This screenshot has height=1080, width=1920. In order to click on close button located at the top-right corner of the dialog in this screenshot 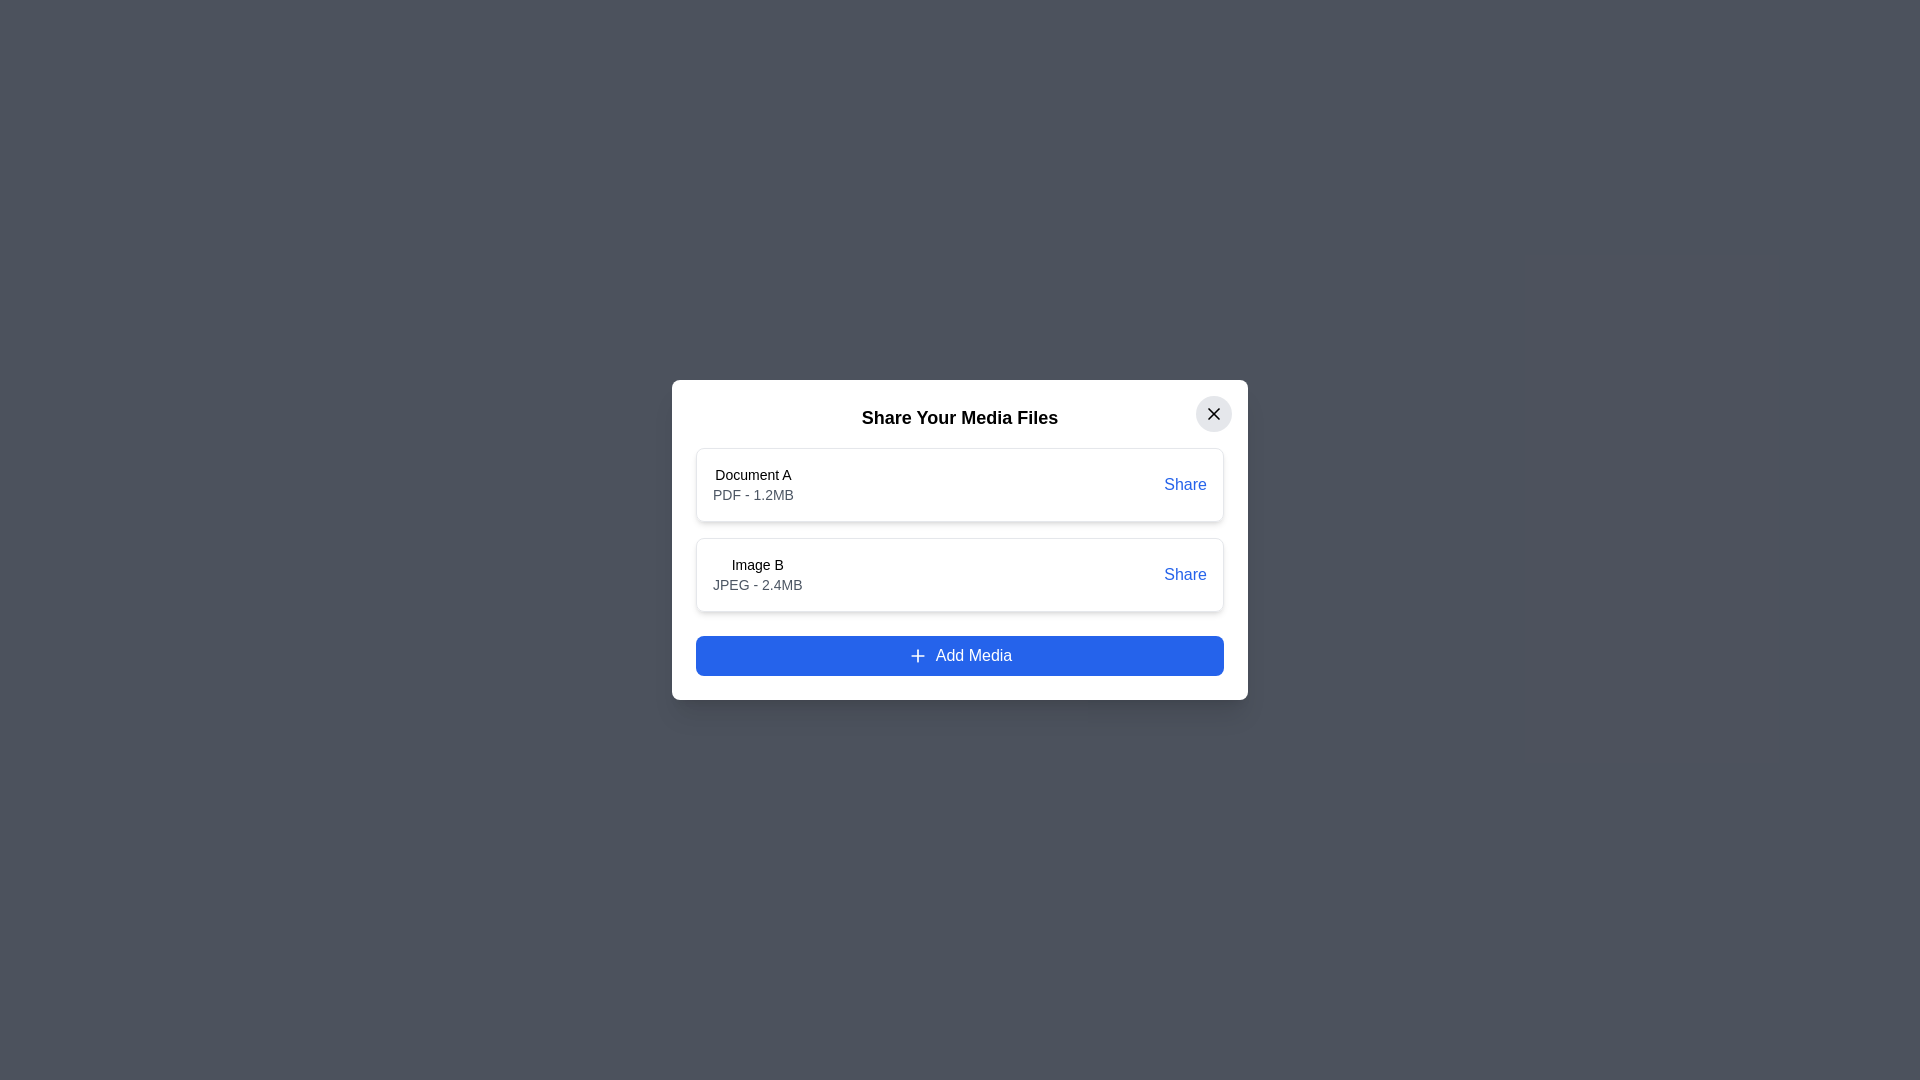, I will do `click(1213, 412)`.